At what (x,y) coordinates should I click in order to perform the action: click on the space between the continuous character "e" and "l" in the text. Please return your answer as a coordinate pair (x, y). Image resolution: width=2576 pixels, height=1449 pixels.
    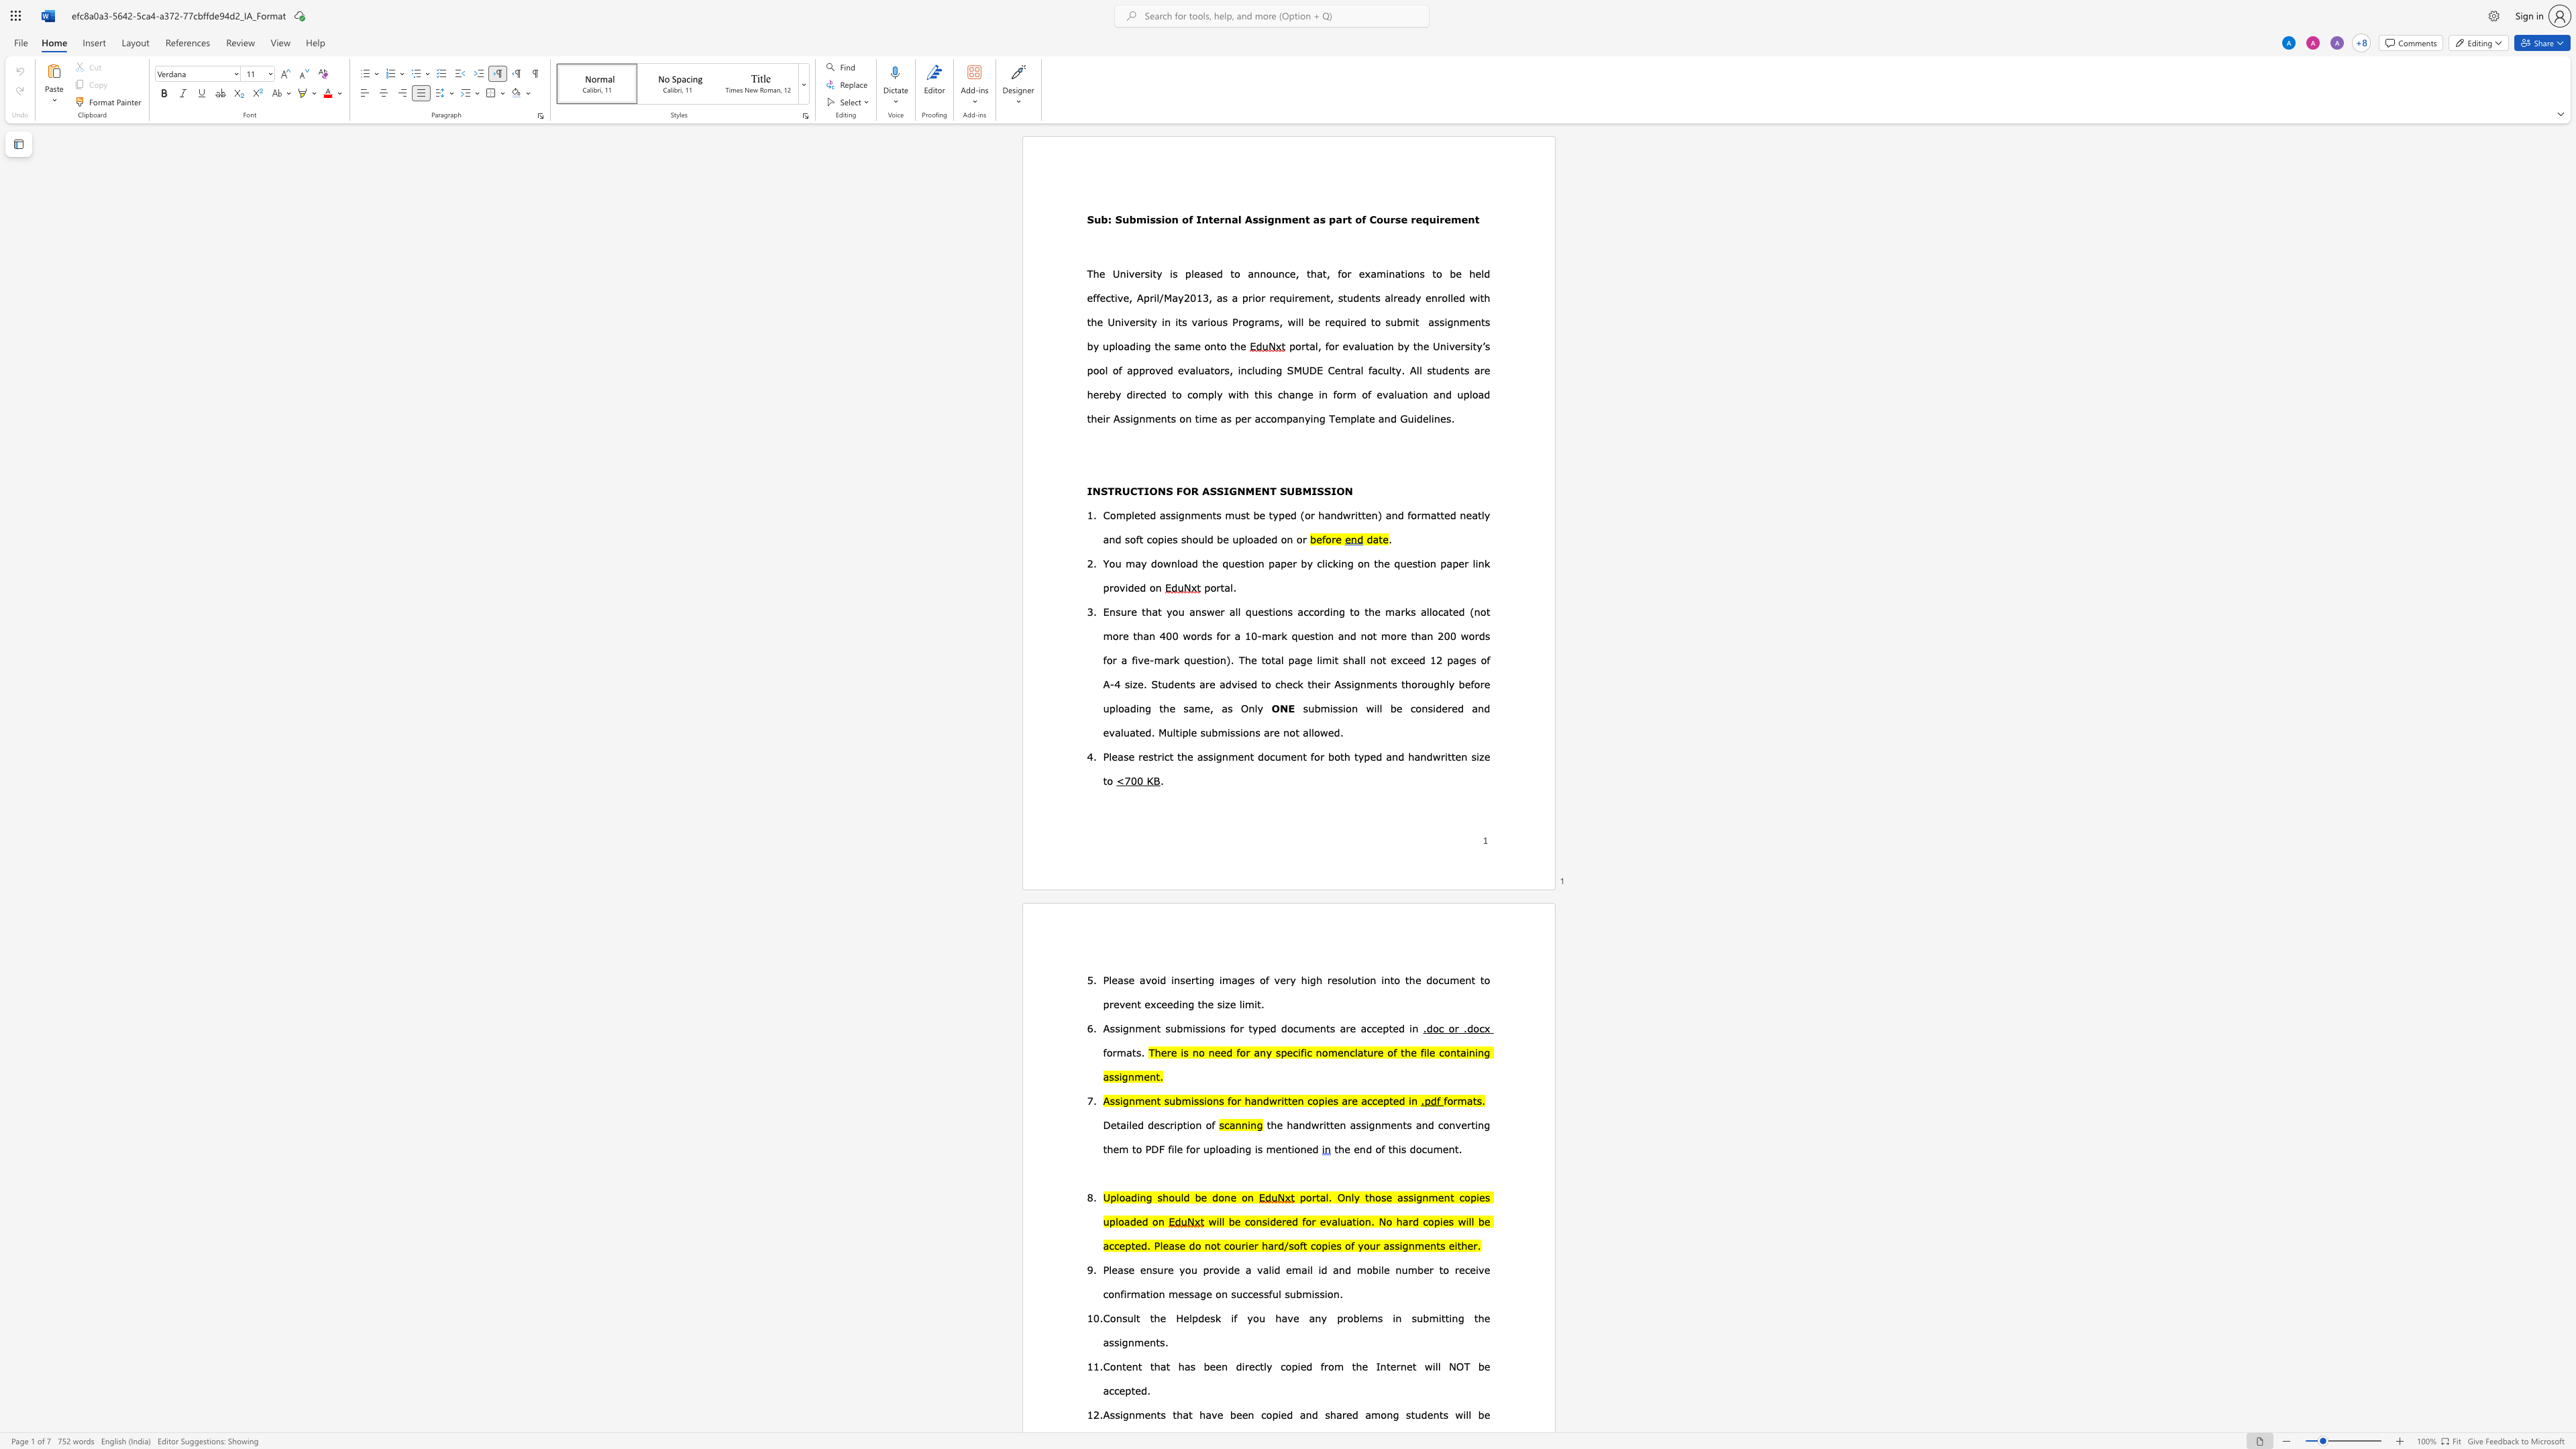
    Looking at the image, I should click on (1427, 418).